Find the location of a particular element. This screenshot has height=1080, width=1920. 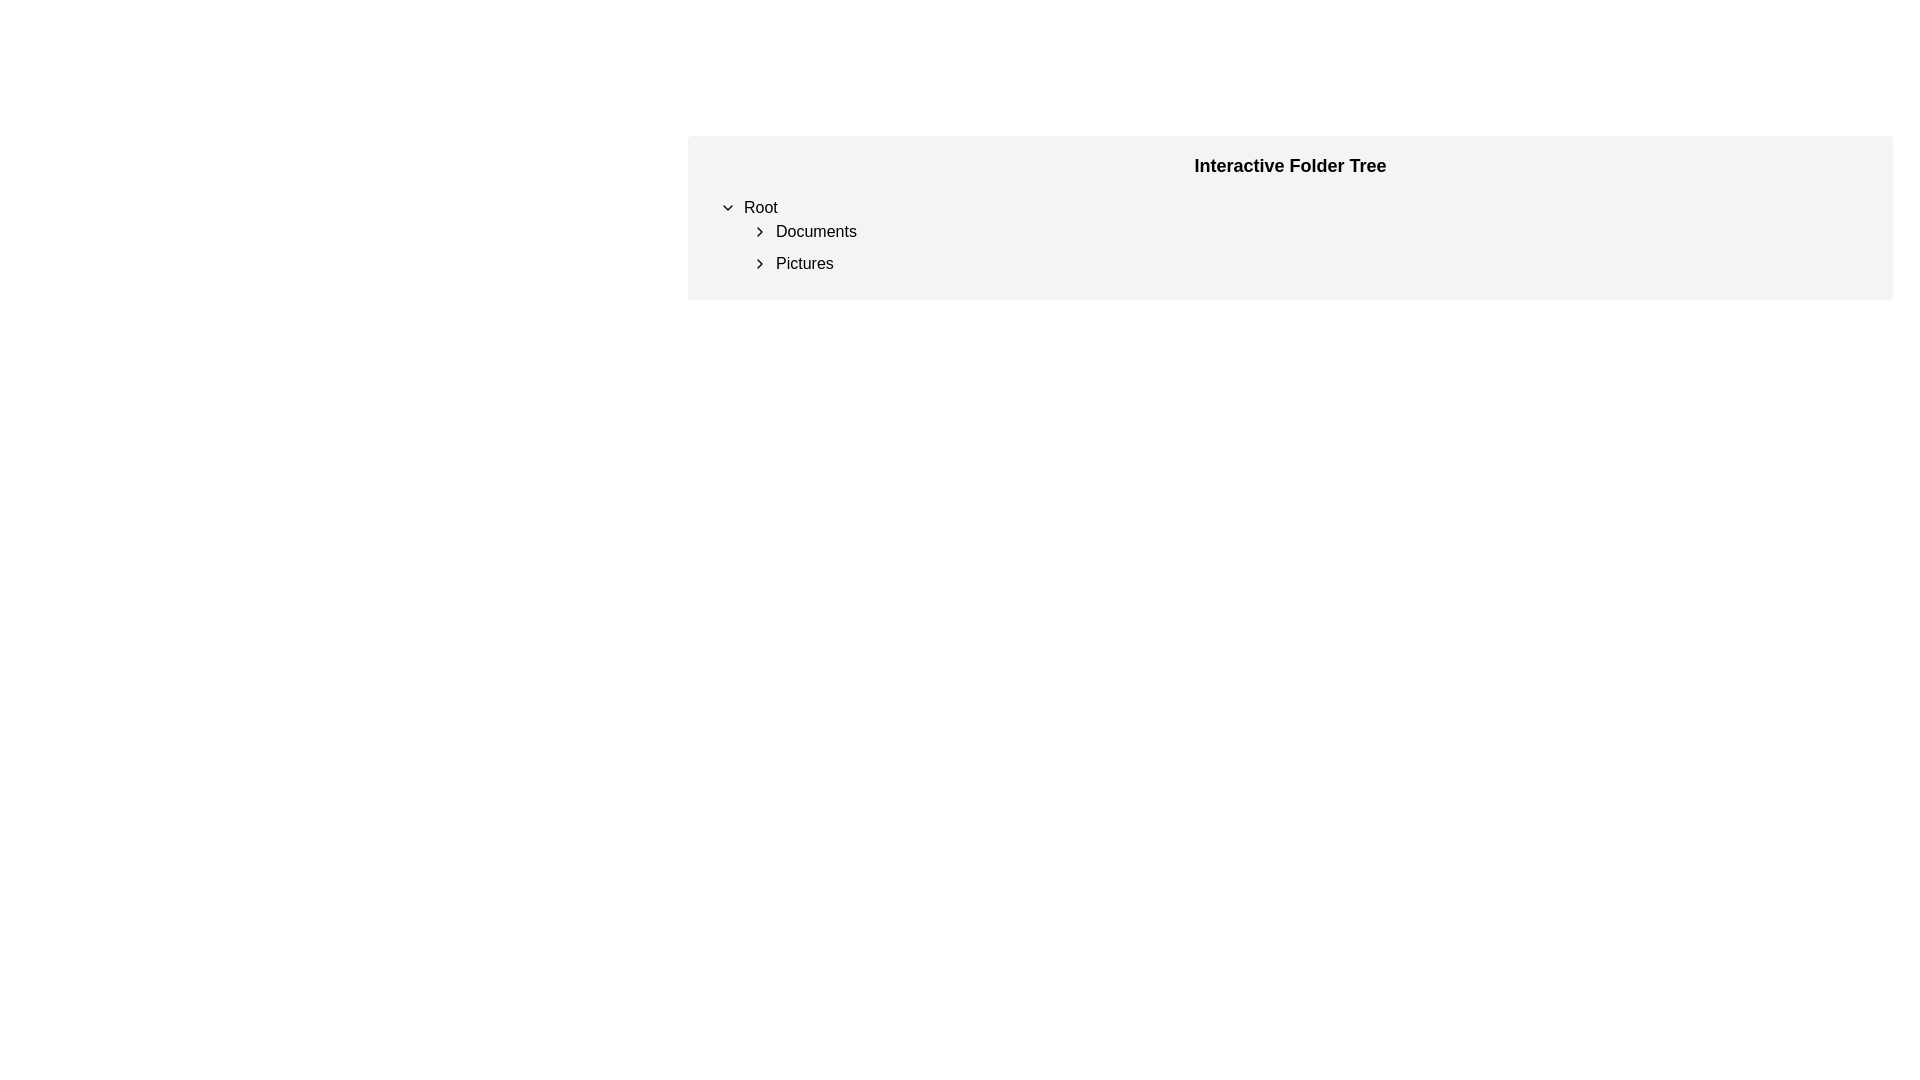

the downward chevron icon, which is positioned to the left of the 'Root' label and styled with a thin stroke and rounded corners in black is located at coordinates (727, 208).